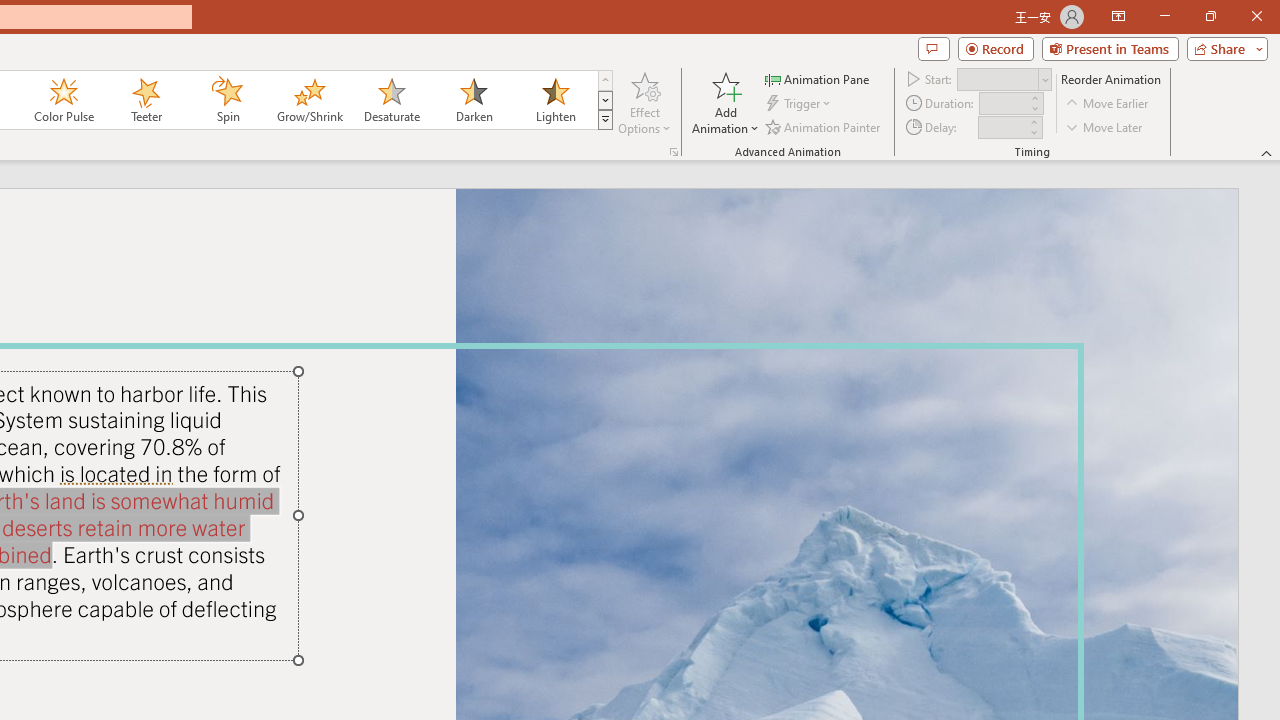  Describe the element at coordinates (824, 127) in the screenshot. I see `'Animation Painter'` at that location.